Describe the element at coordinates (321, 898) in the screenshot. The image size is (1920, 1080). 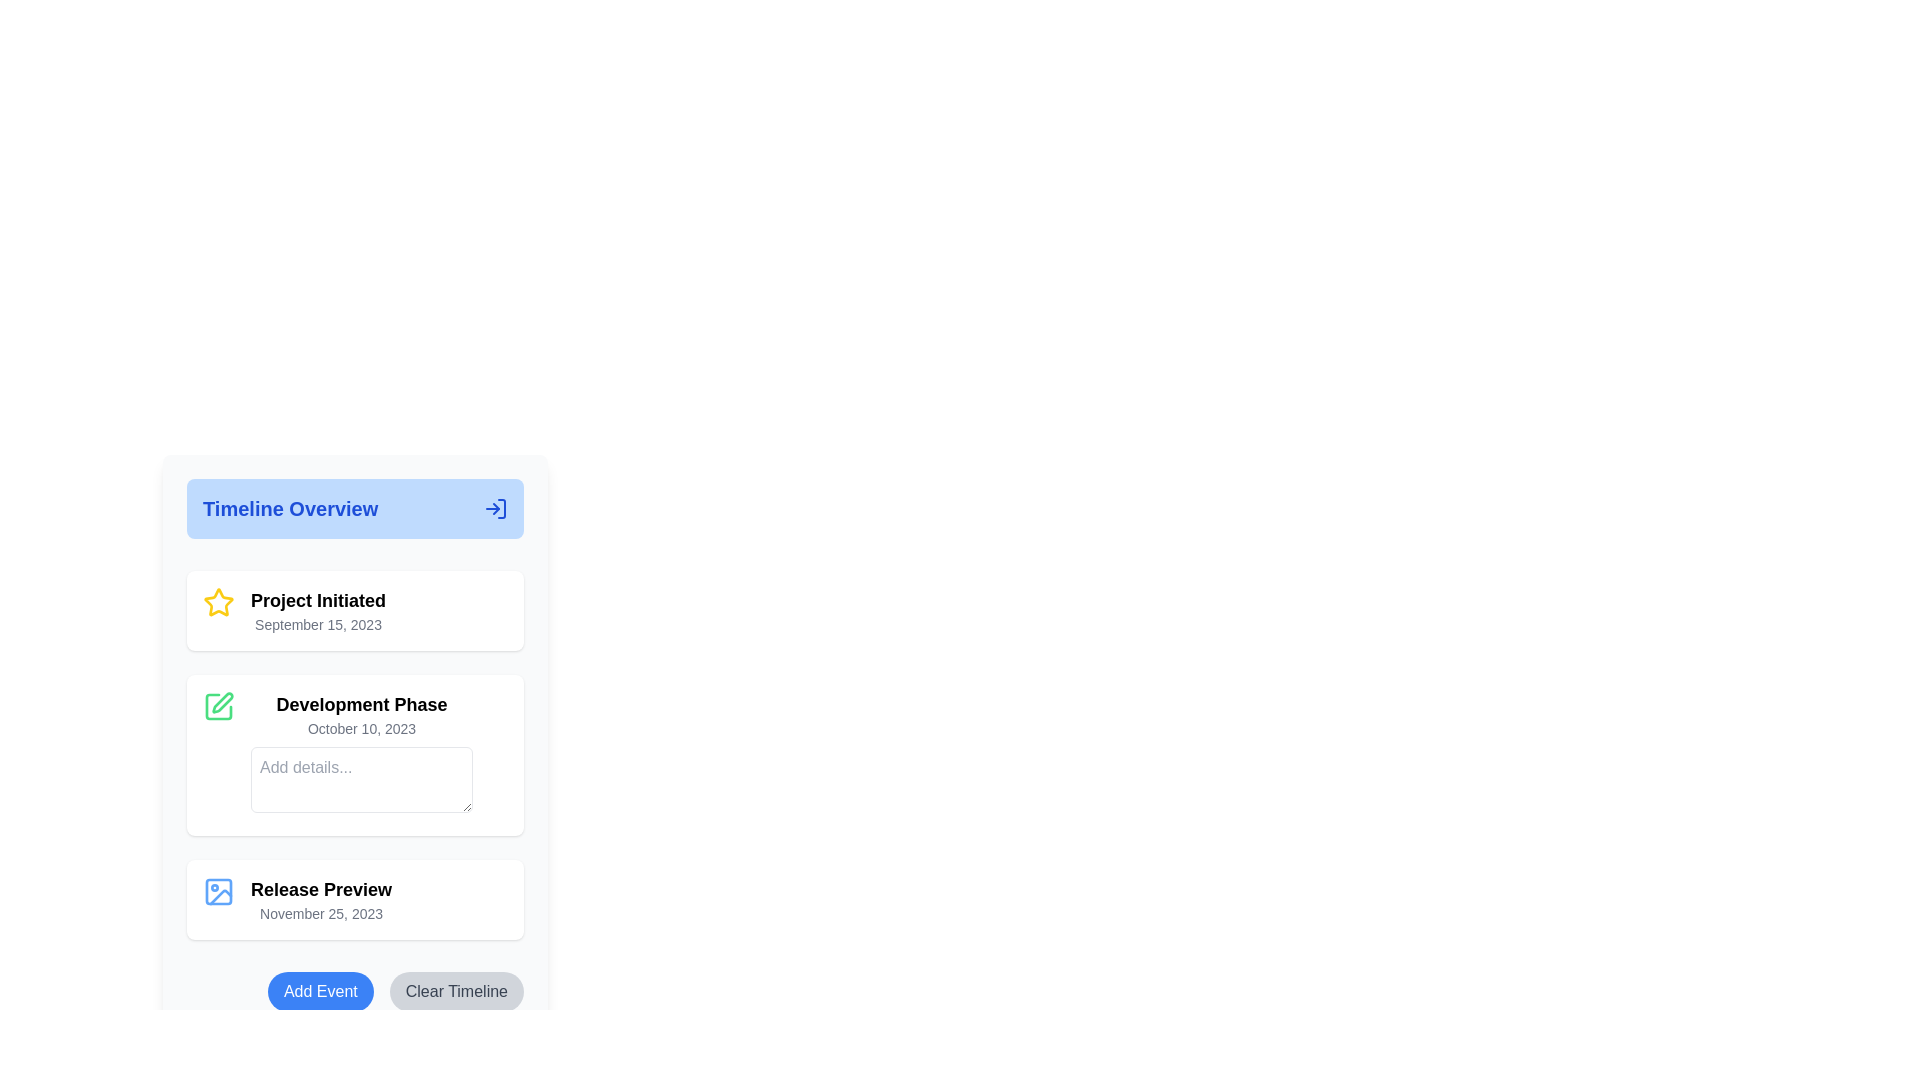
I see `the Text Display Group element containing 'Release Preview' and 'November 25, 2023' by moving to its center point` at that location.